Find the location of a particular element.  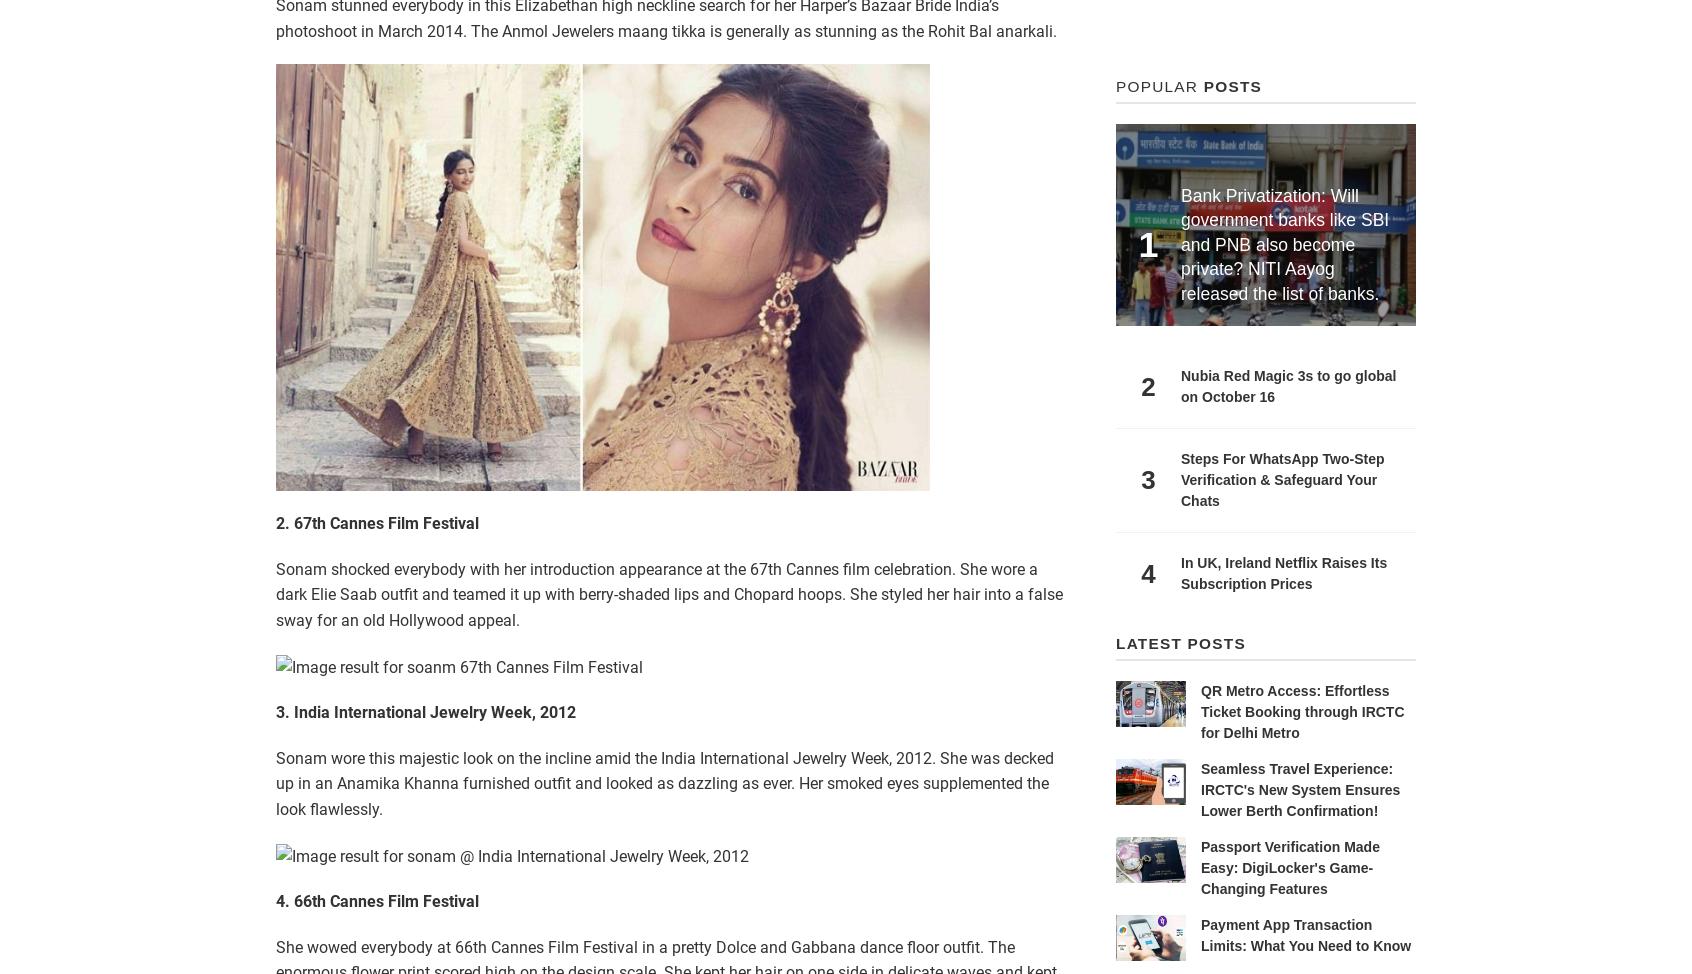

'2' is located at coordinates (1139, 385).